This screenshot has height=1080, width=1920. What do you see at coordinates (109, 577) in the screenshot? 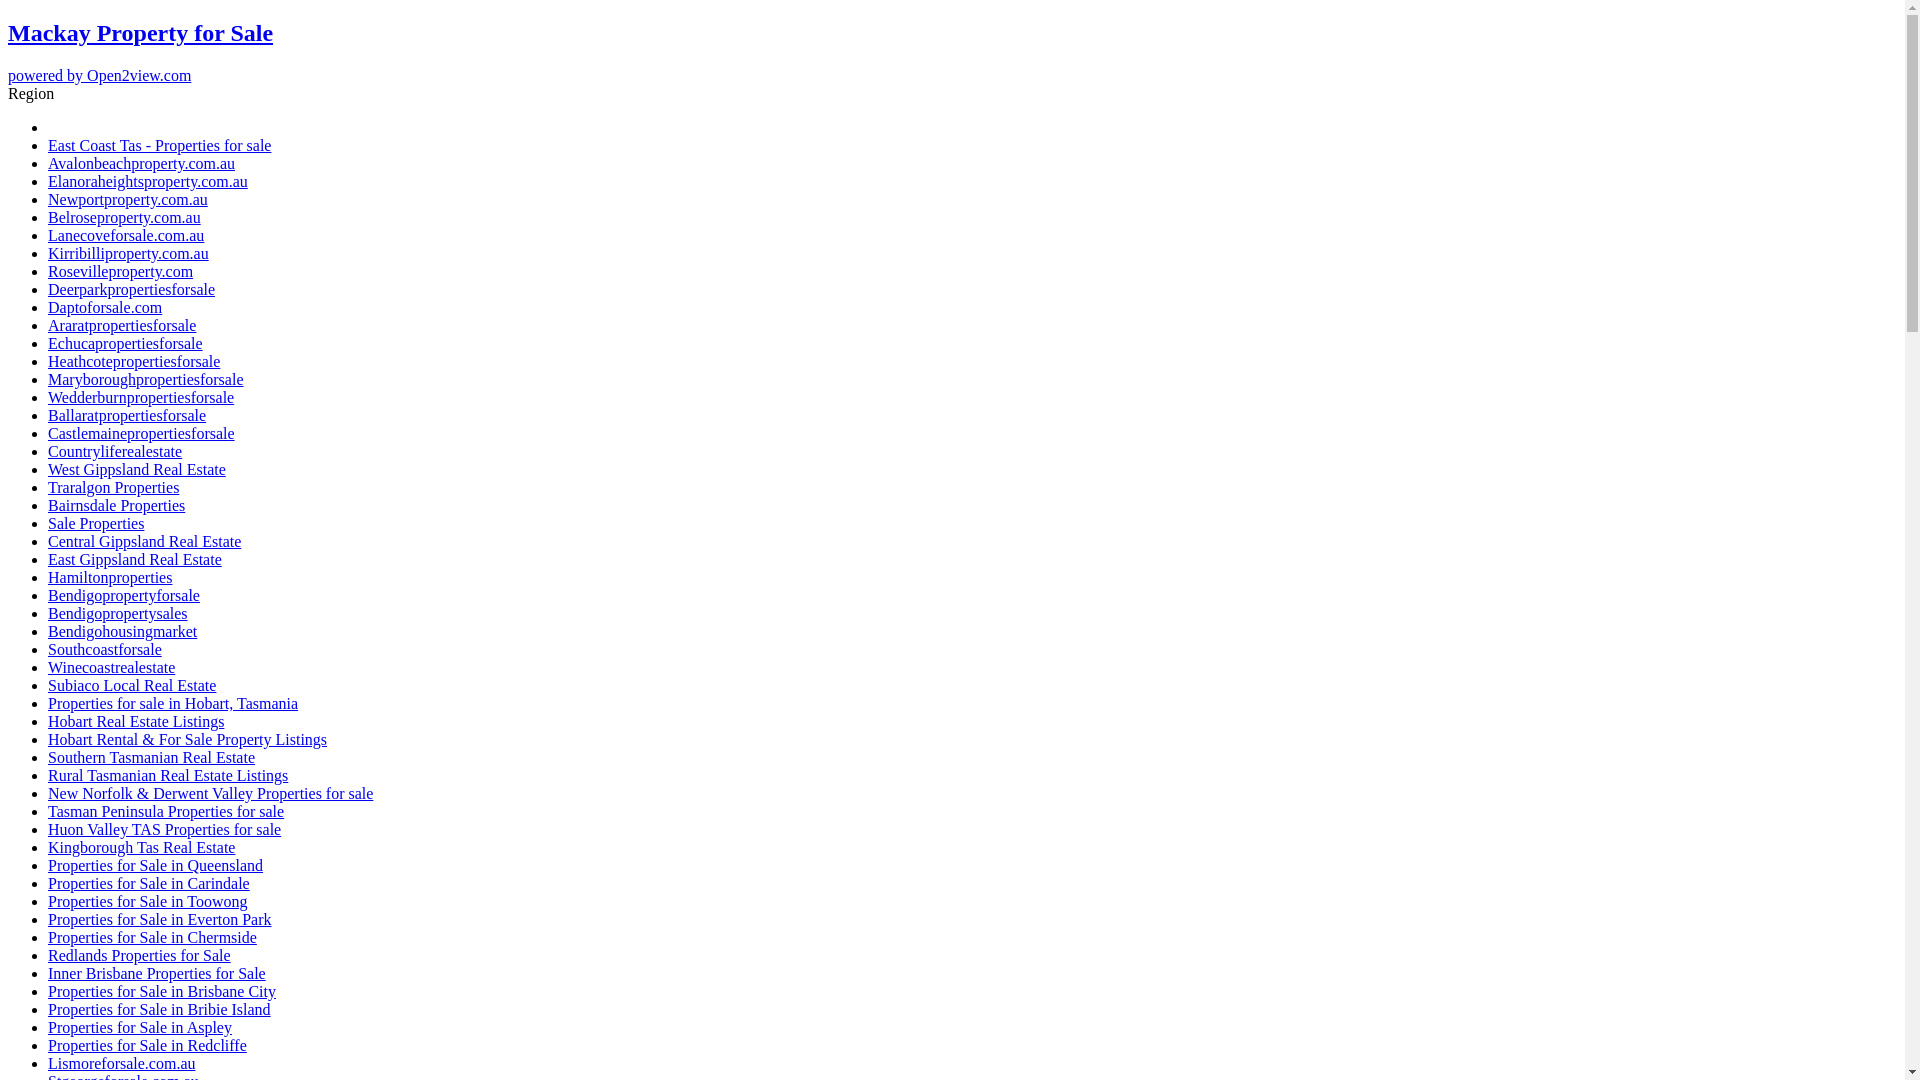
I see `'Hamiltonproperties'` at bounding box center [109, 577].